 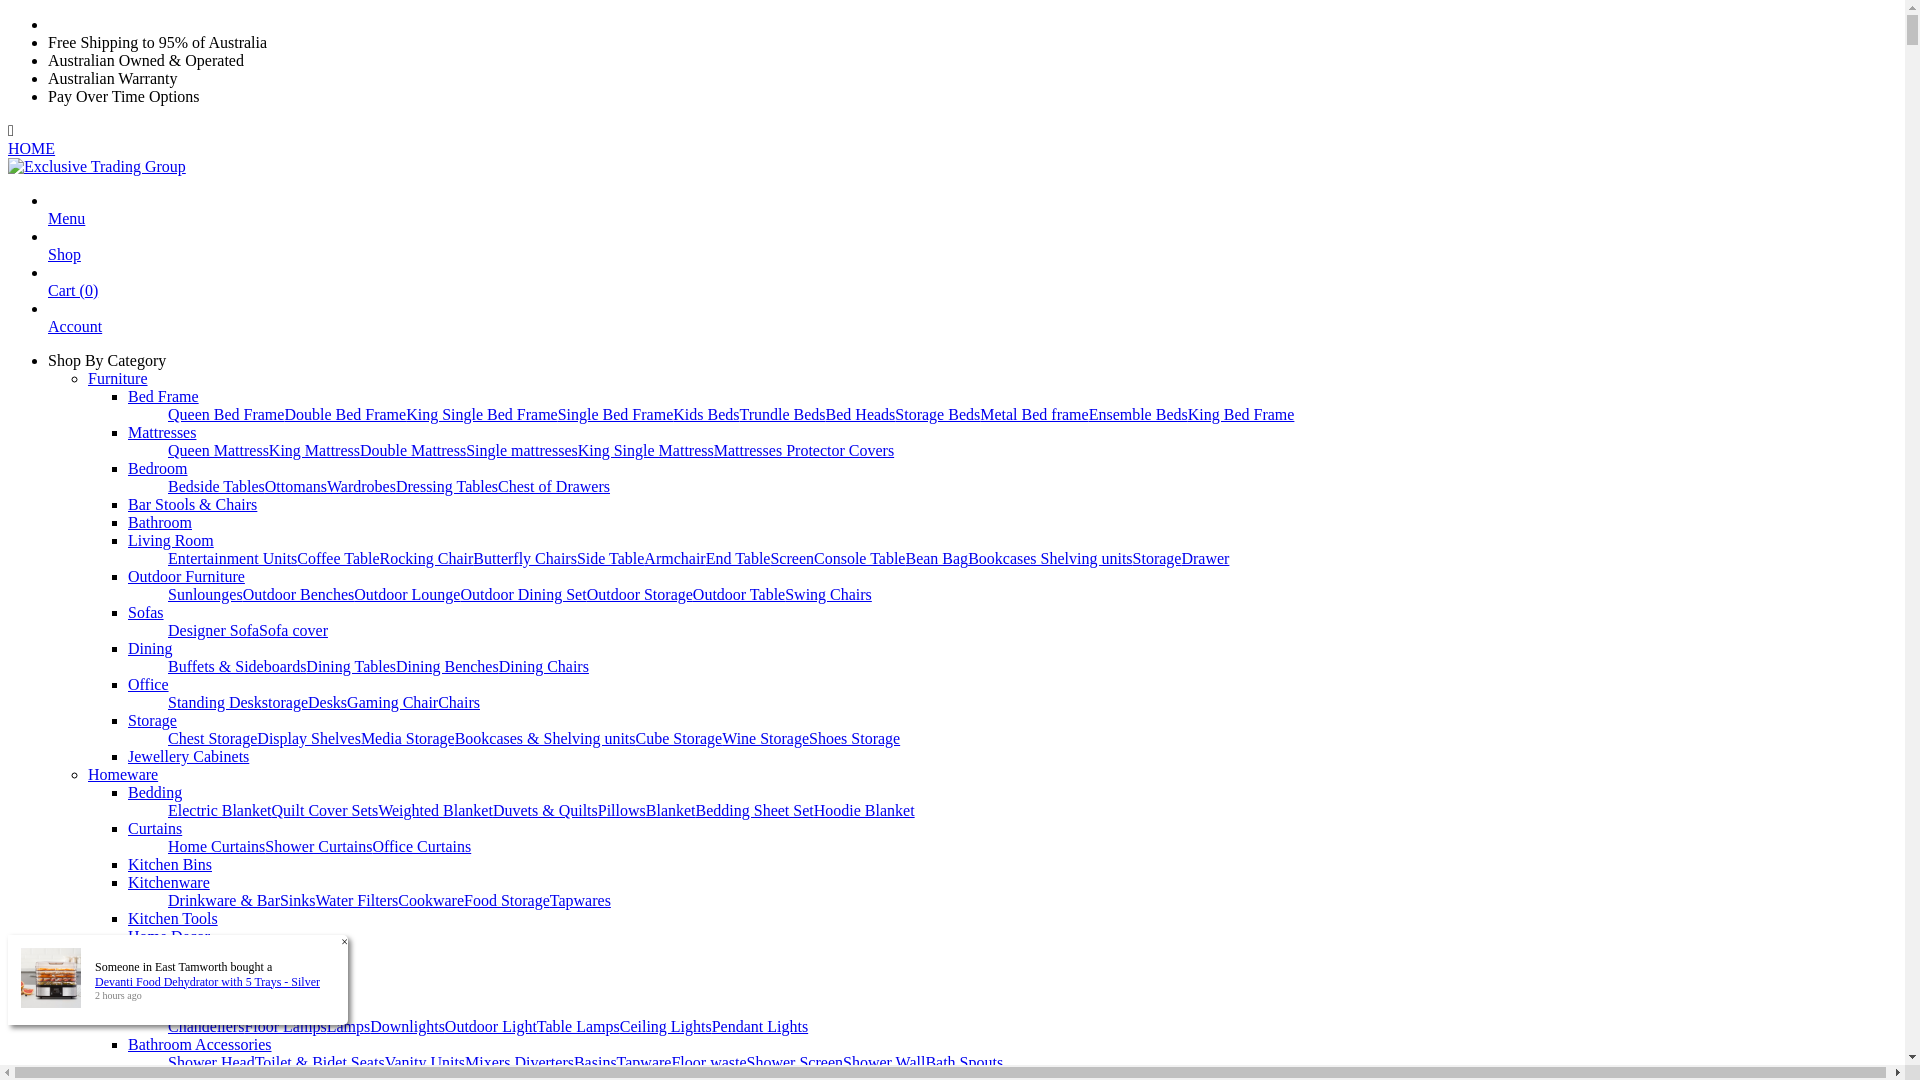 I want to click on 'Hoodie Blanket', so click(x=864, y=810).